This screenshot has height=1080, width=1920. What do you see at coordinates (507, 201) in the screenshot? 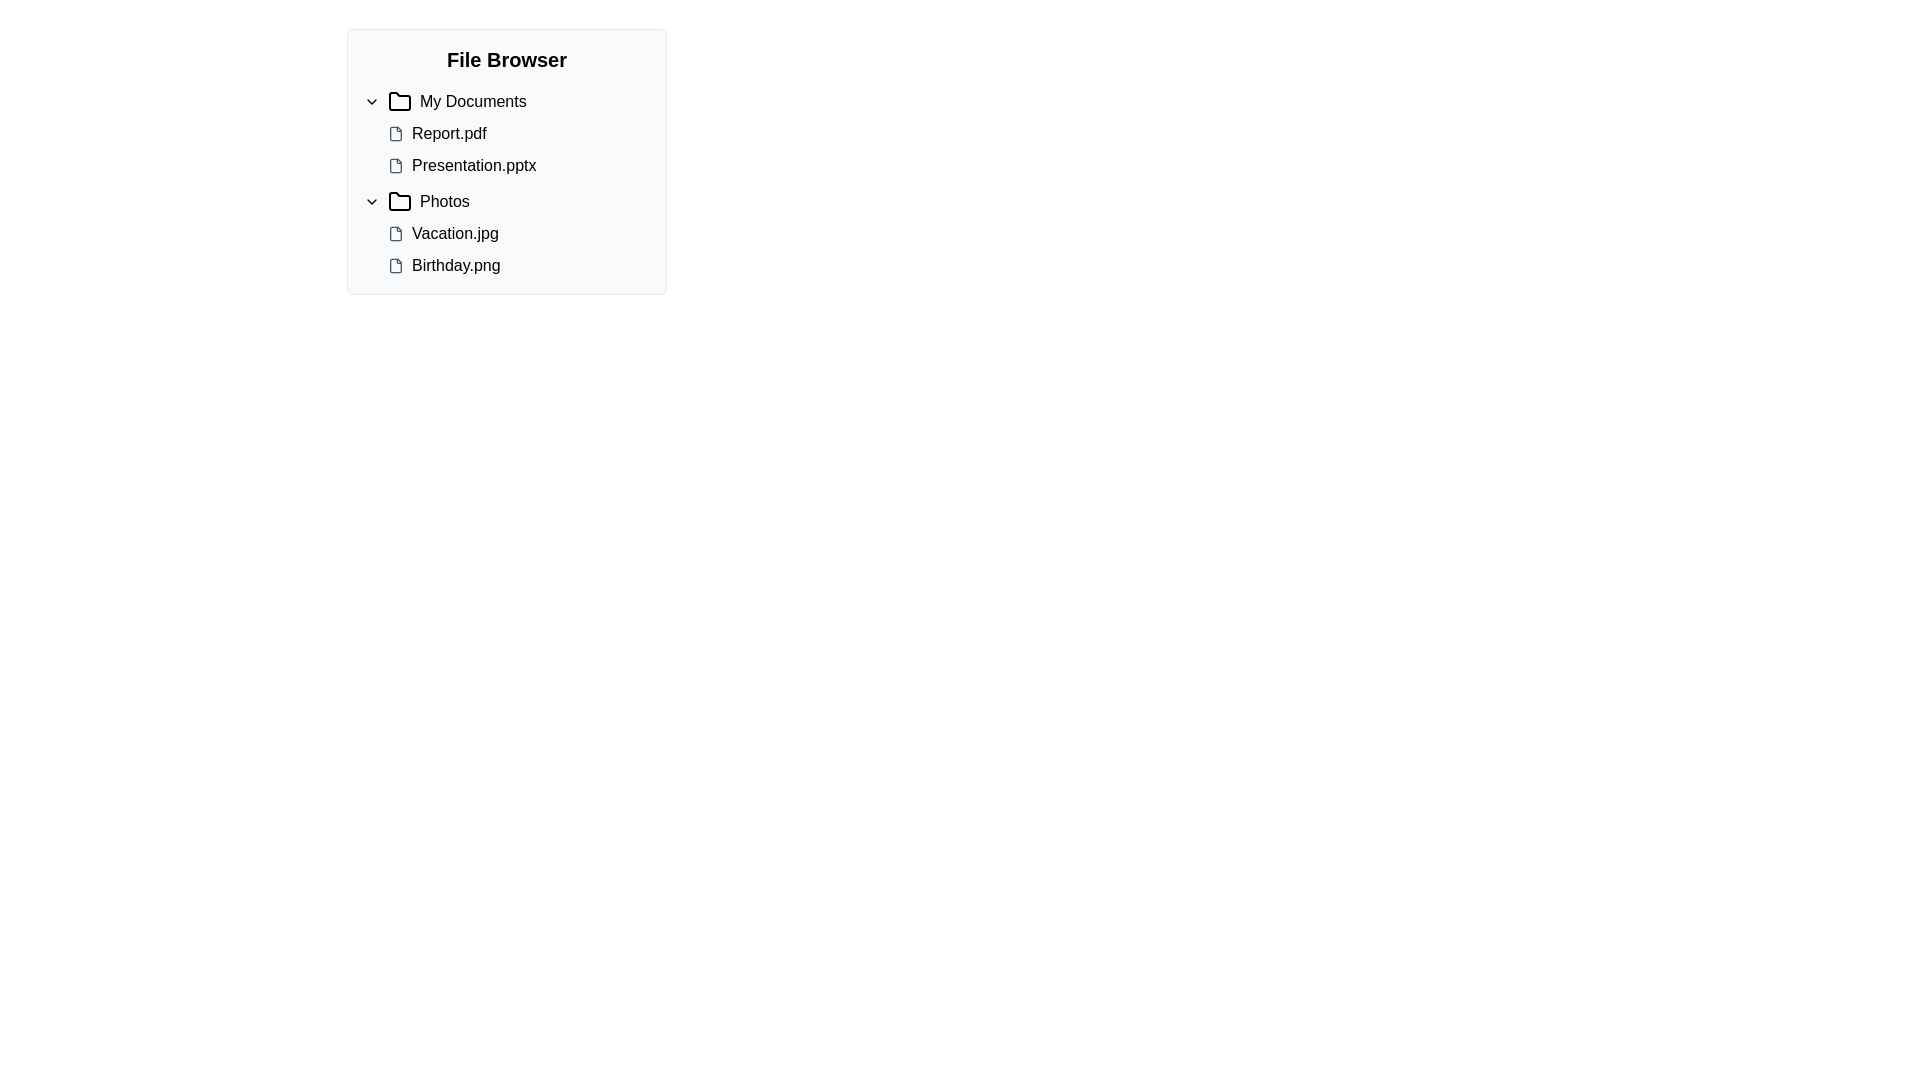
I see `the 'Photos' folder entry in the file browser` at bounding box center [507, 201].